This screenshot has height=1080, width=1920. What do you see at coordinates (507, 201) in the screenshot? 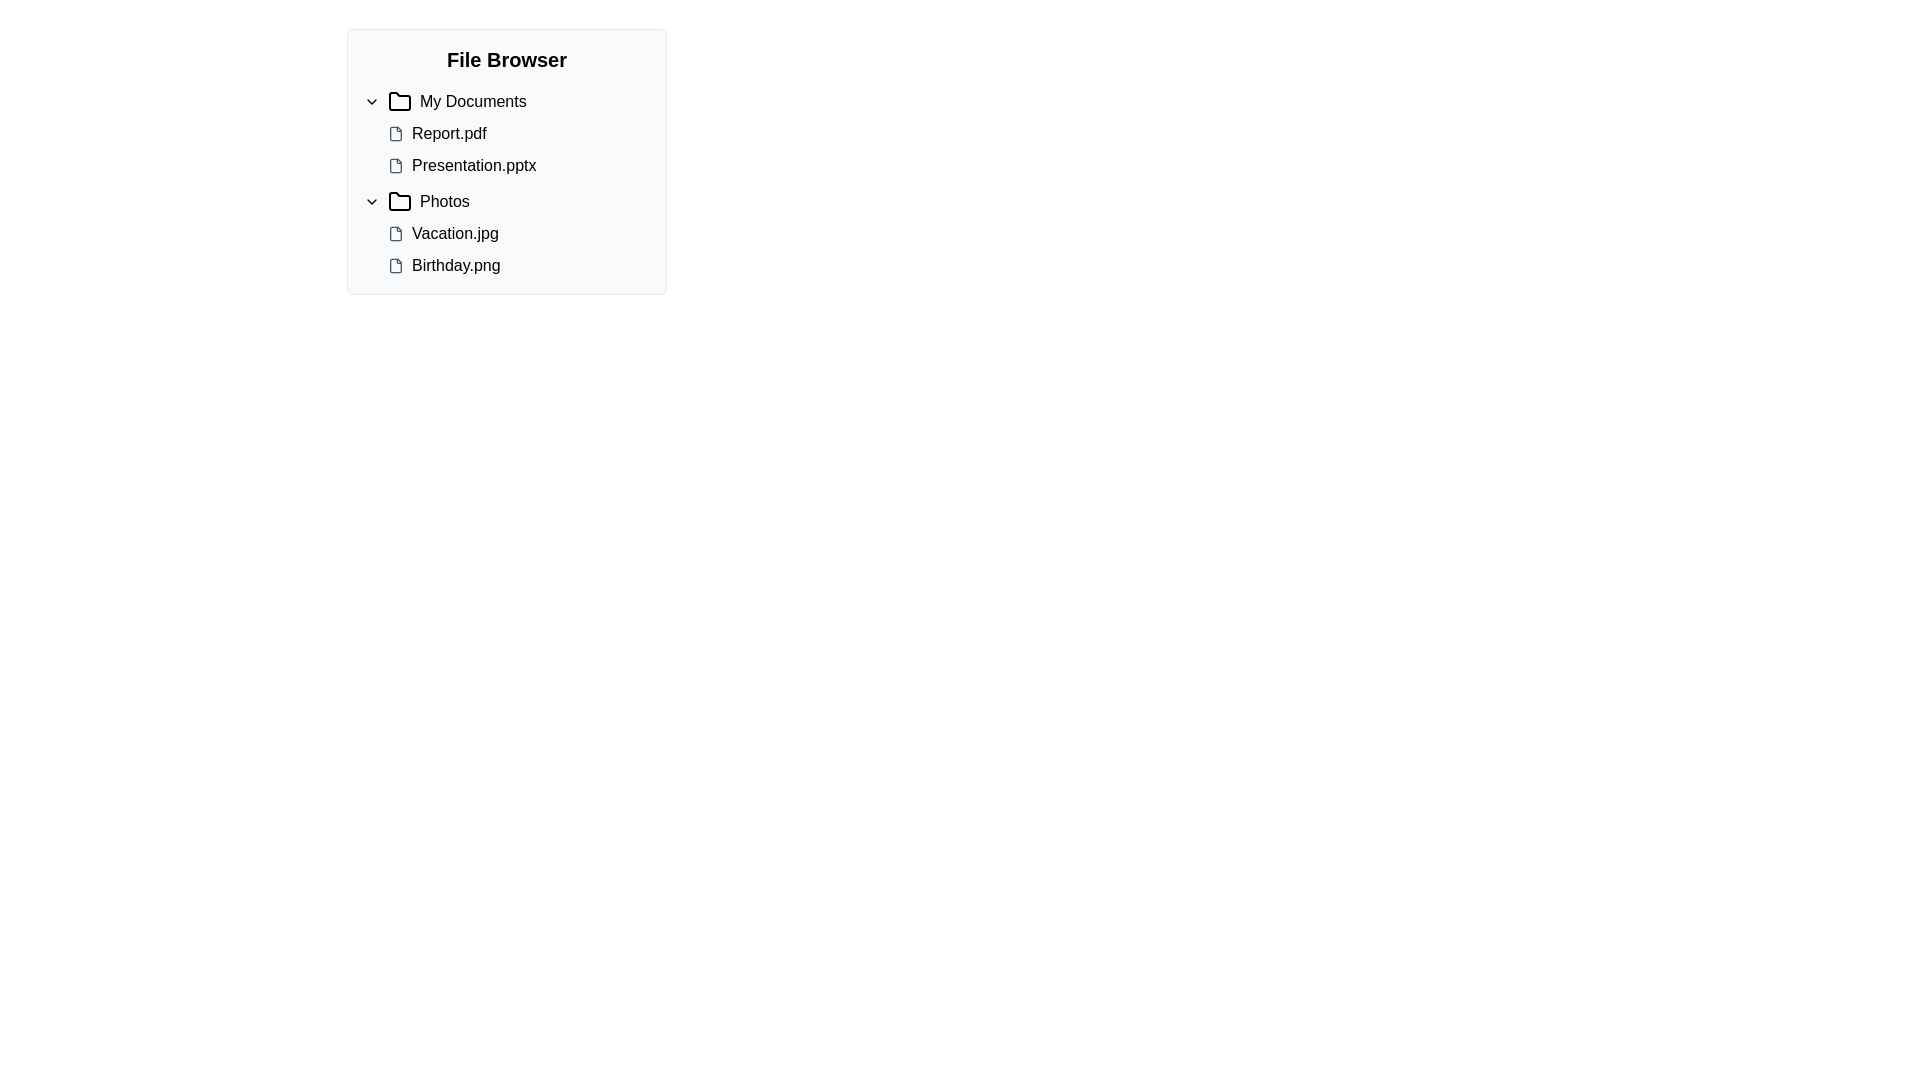
I see `the 'Photos' folder entry in the file browser` at bounding box center [507, 201].